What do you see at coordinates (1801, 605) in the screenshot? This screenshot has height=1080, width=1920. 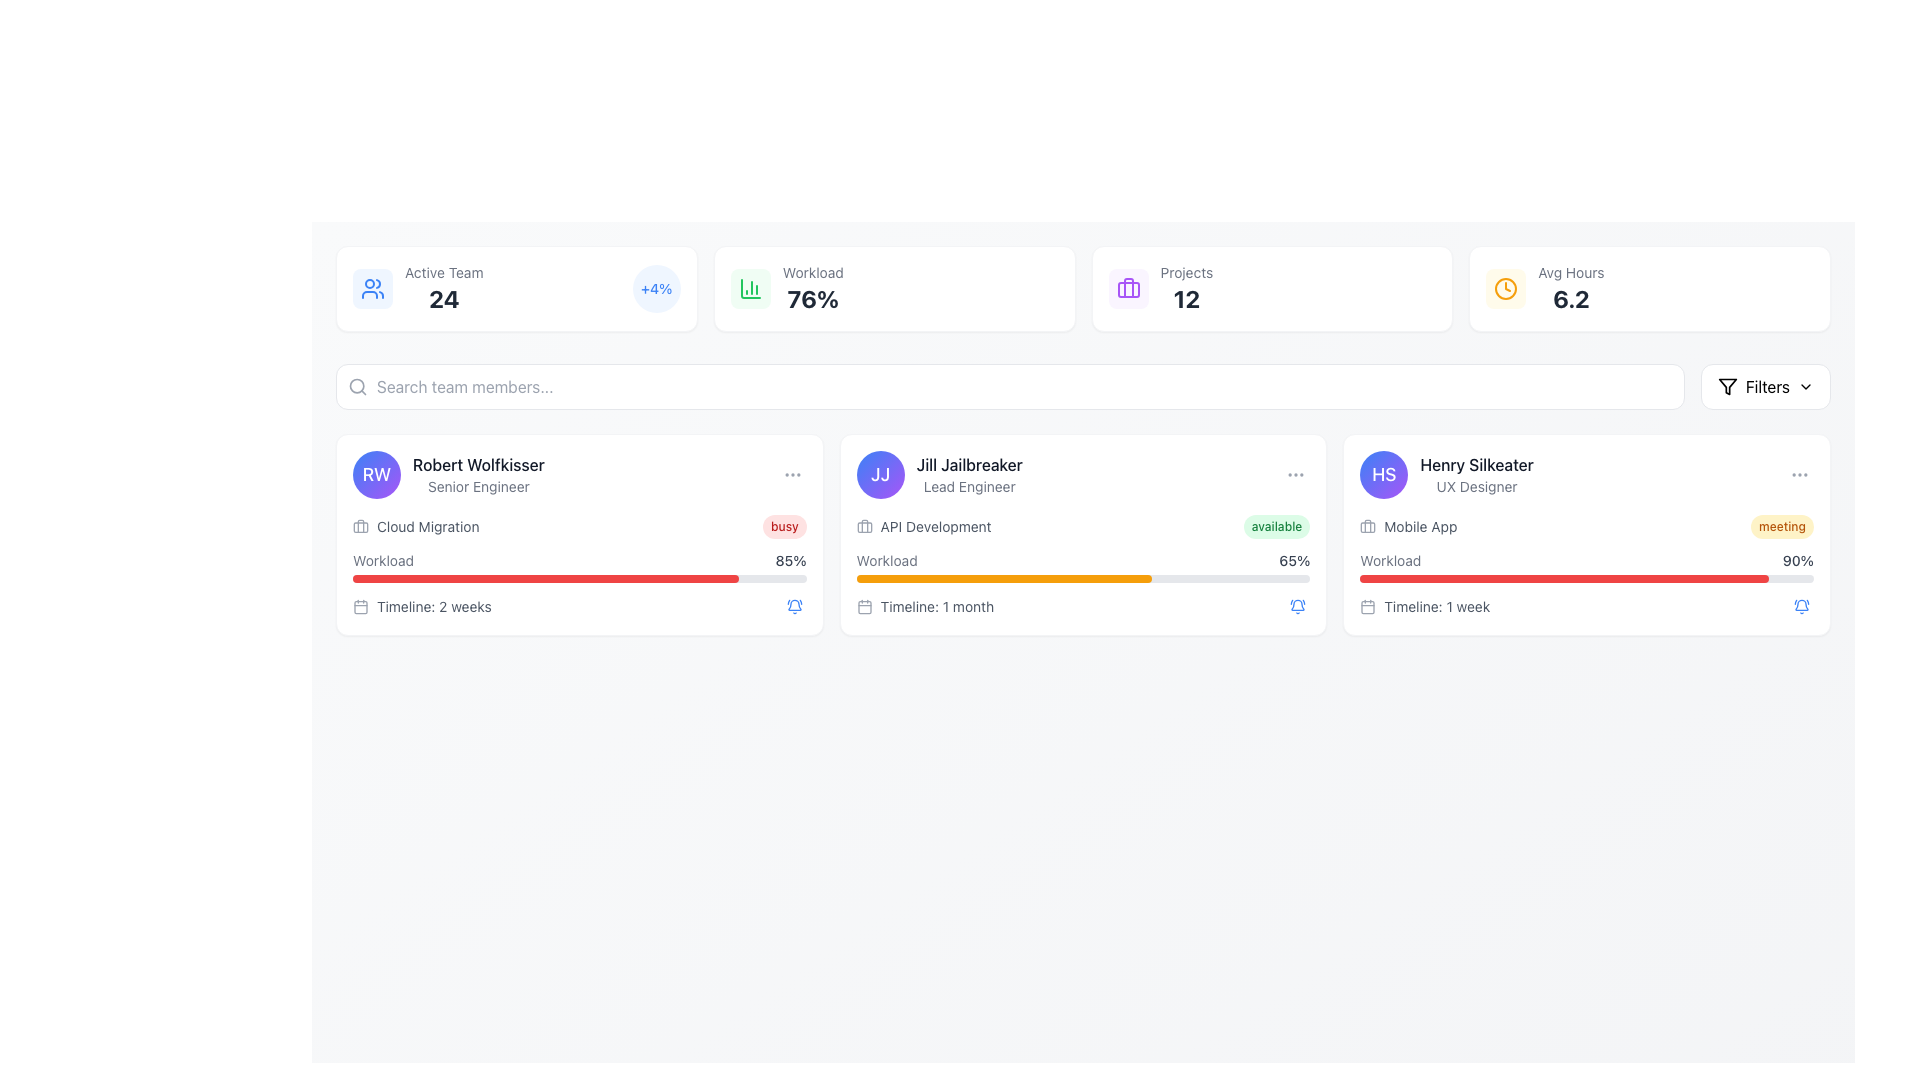 I see `the button located at the far right of the 'Henry Silkeater' card to observe its hover effect` at bounding box center [1801, 605].